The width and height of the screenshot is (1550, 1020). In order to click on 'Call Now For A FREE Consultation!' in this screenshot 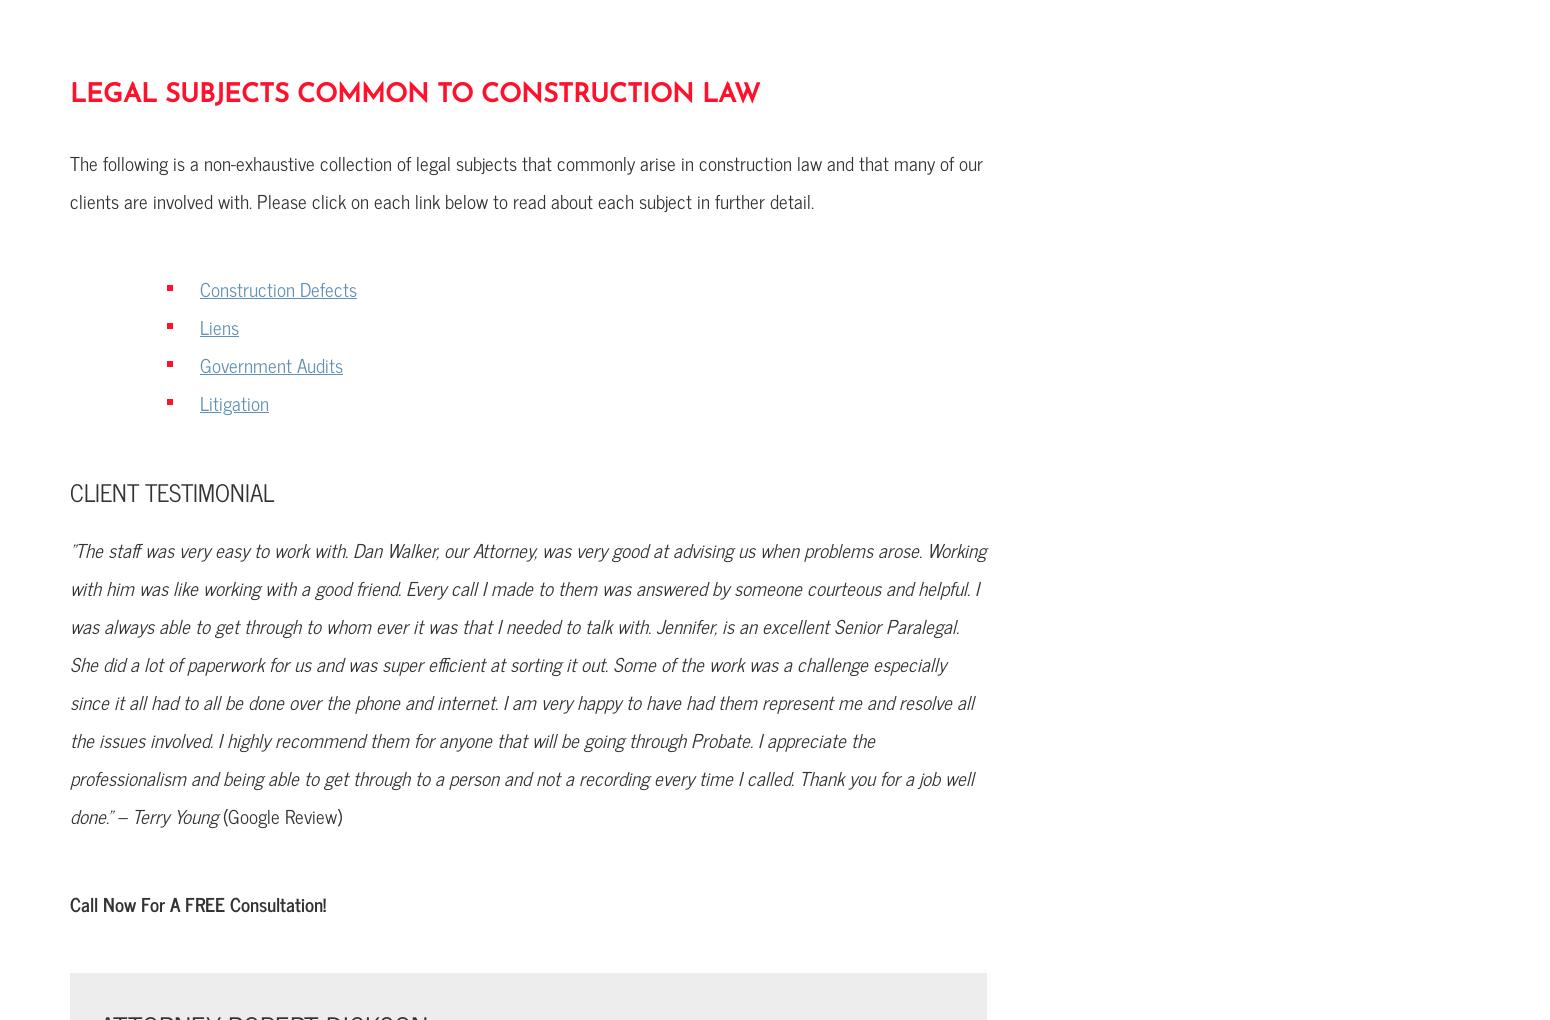, I will do `click(196, 903)`.